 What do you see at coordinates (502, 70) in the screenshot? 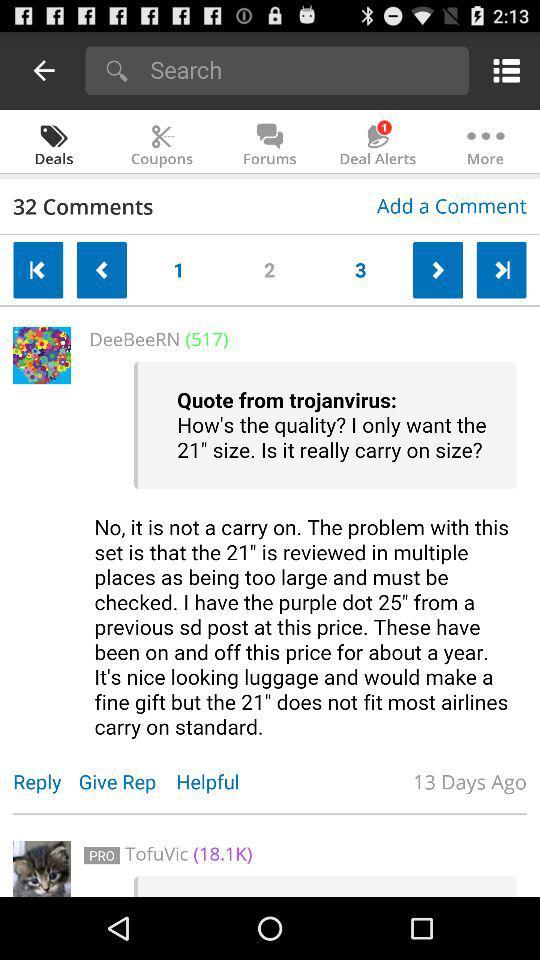
I see `the icon above more icon` at bounding box center [502, 70].